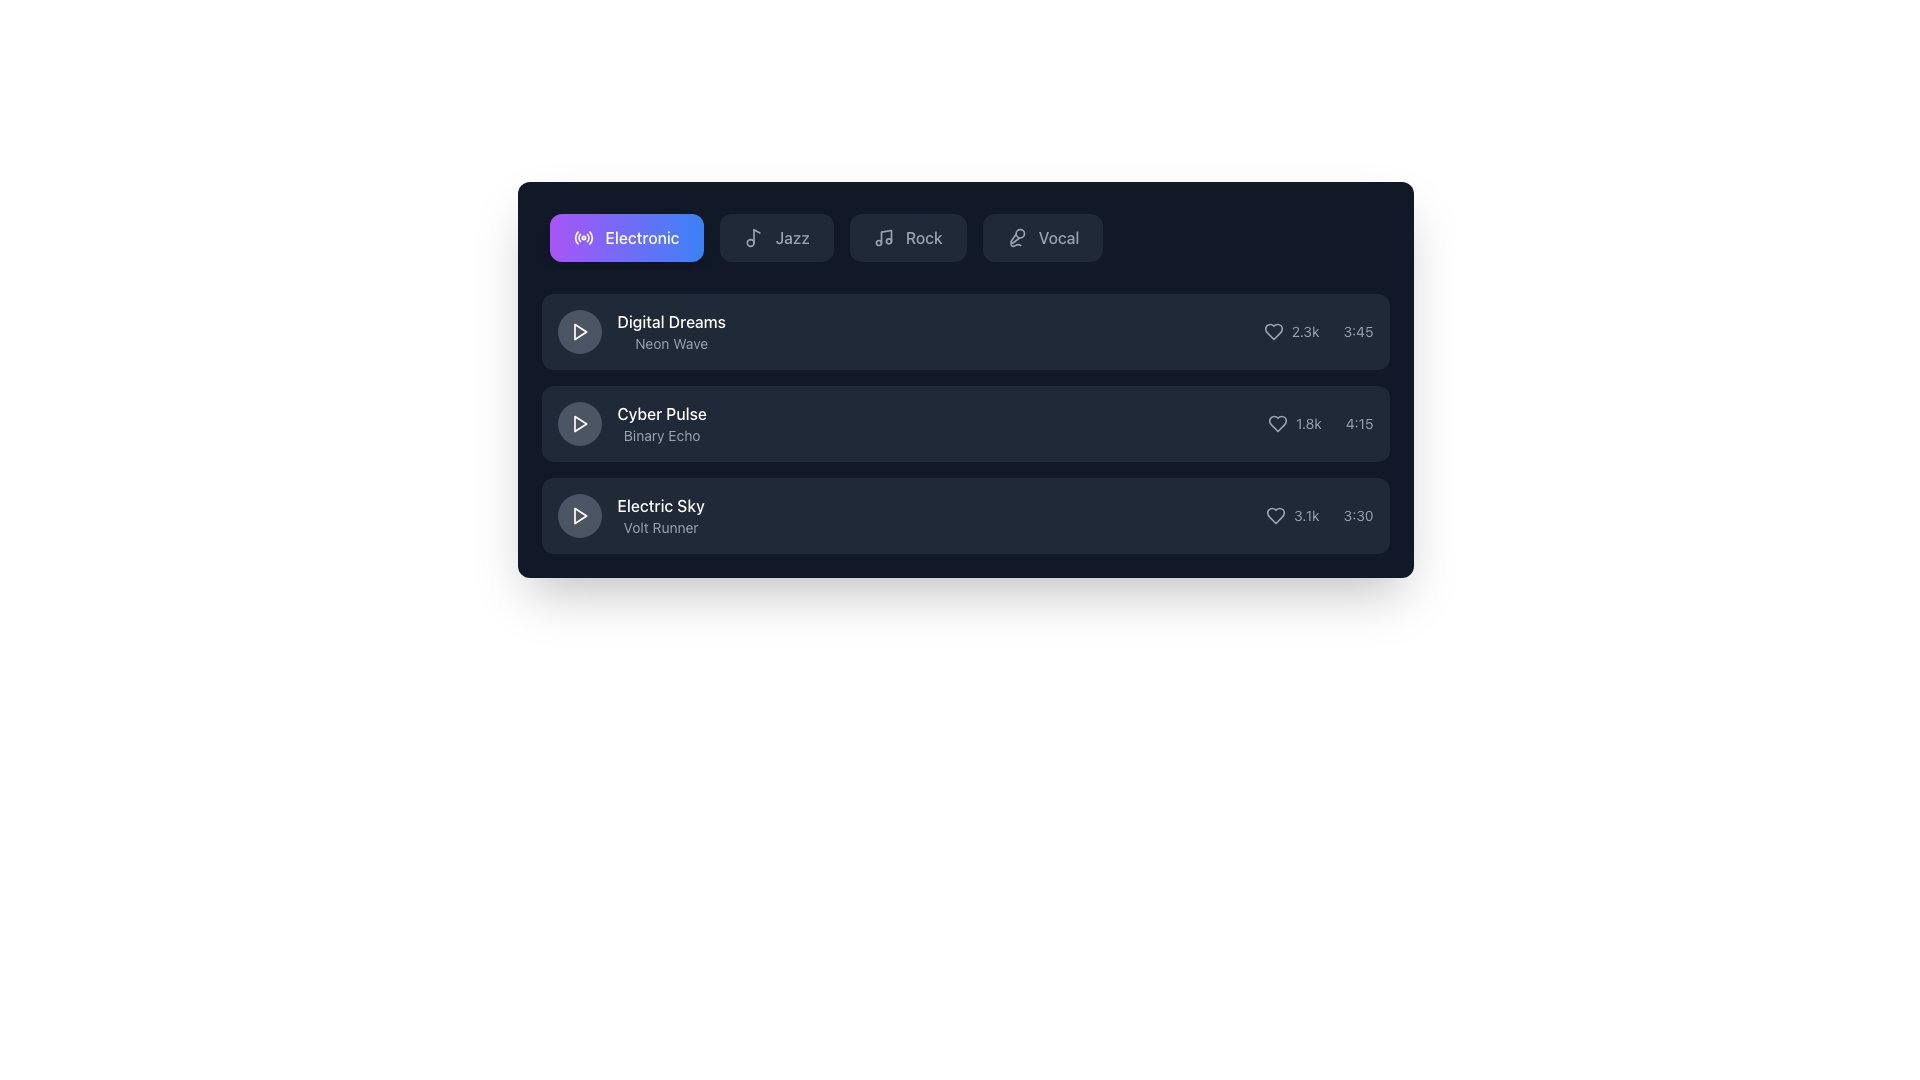  Describe the element at coordinates (1272, 330) in the screenshot. I see `the favorite or like button located in the right section of the first row of song entries, near the numerical text indicating 2.3k` at that location.